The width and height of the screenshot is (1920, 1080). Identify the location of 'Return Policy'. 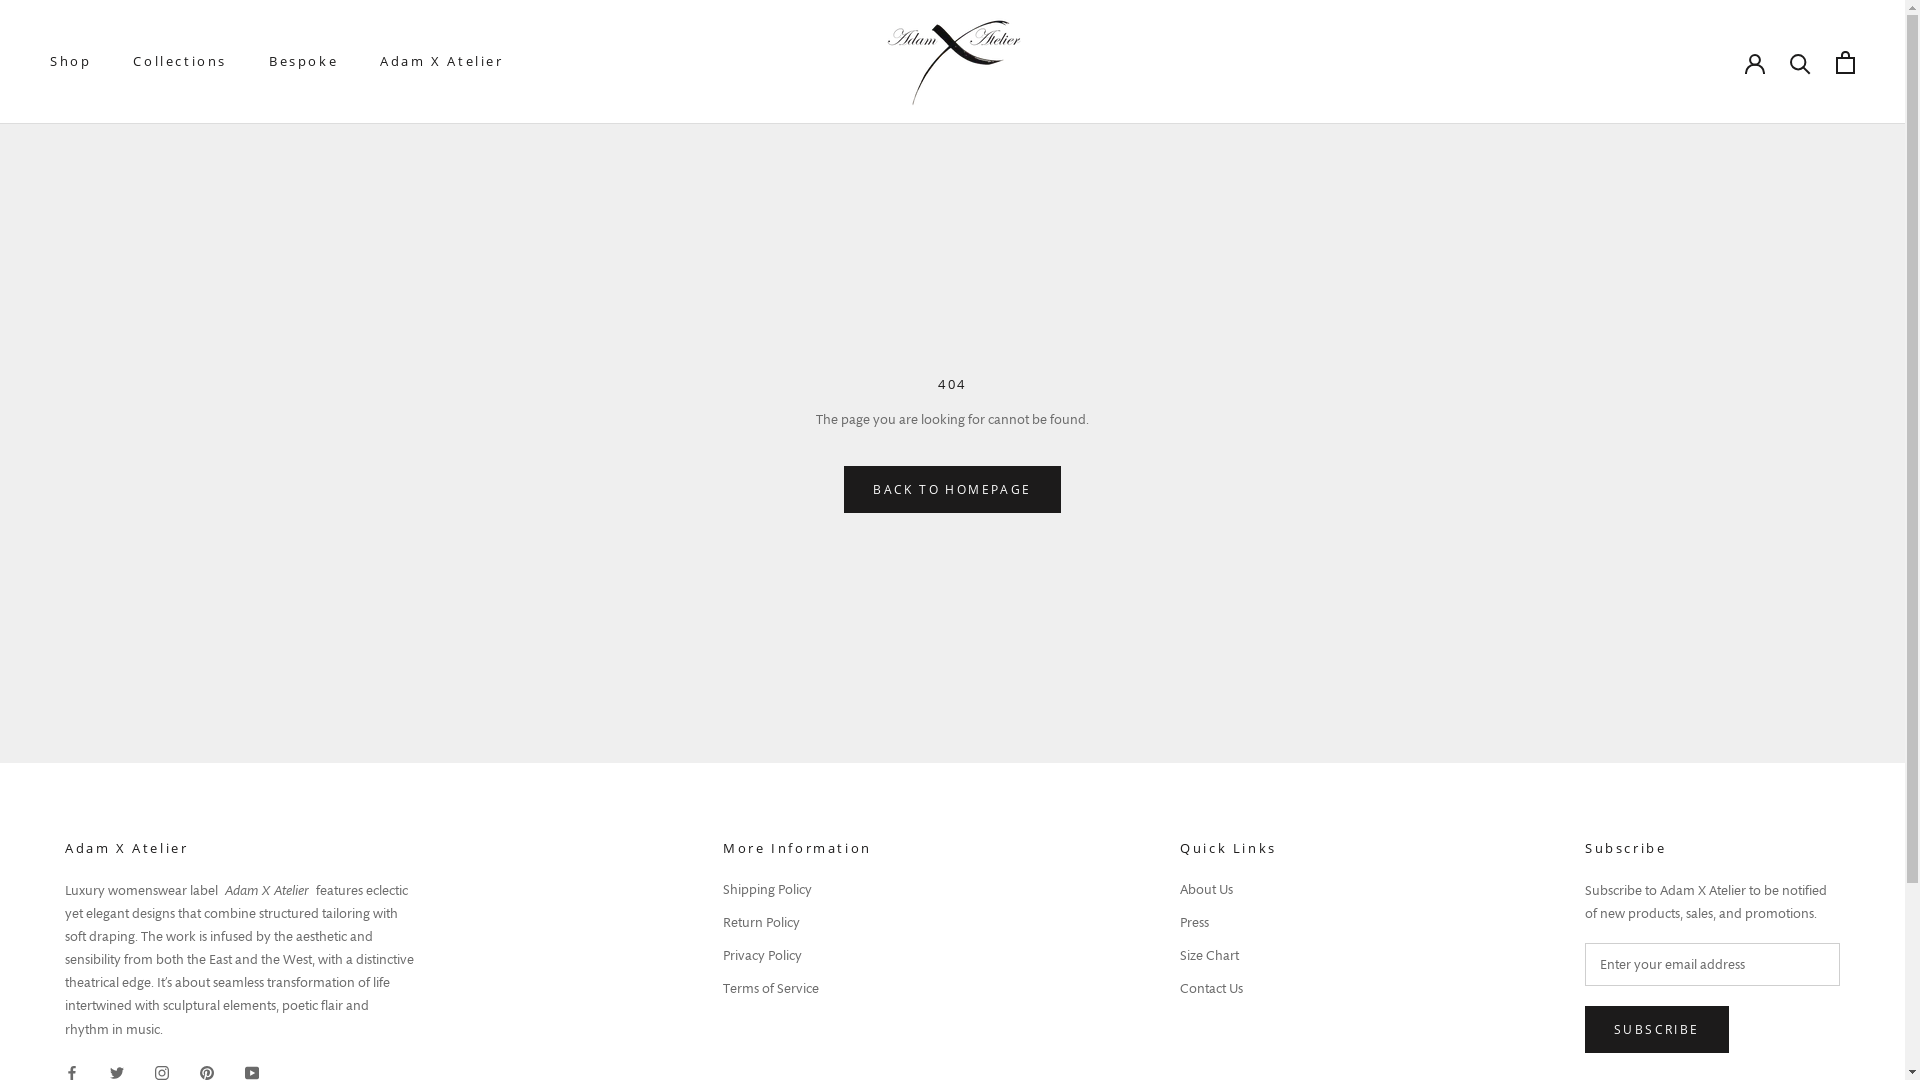
(796, 922).